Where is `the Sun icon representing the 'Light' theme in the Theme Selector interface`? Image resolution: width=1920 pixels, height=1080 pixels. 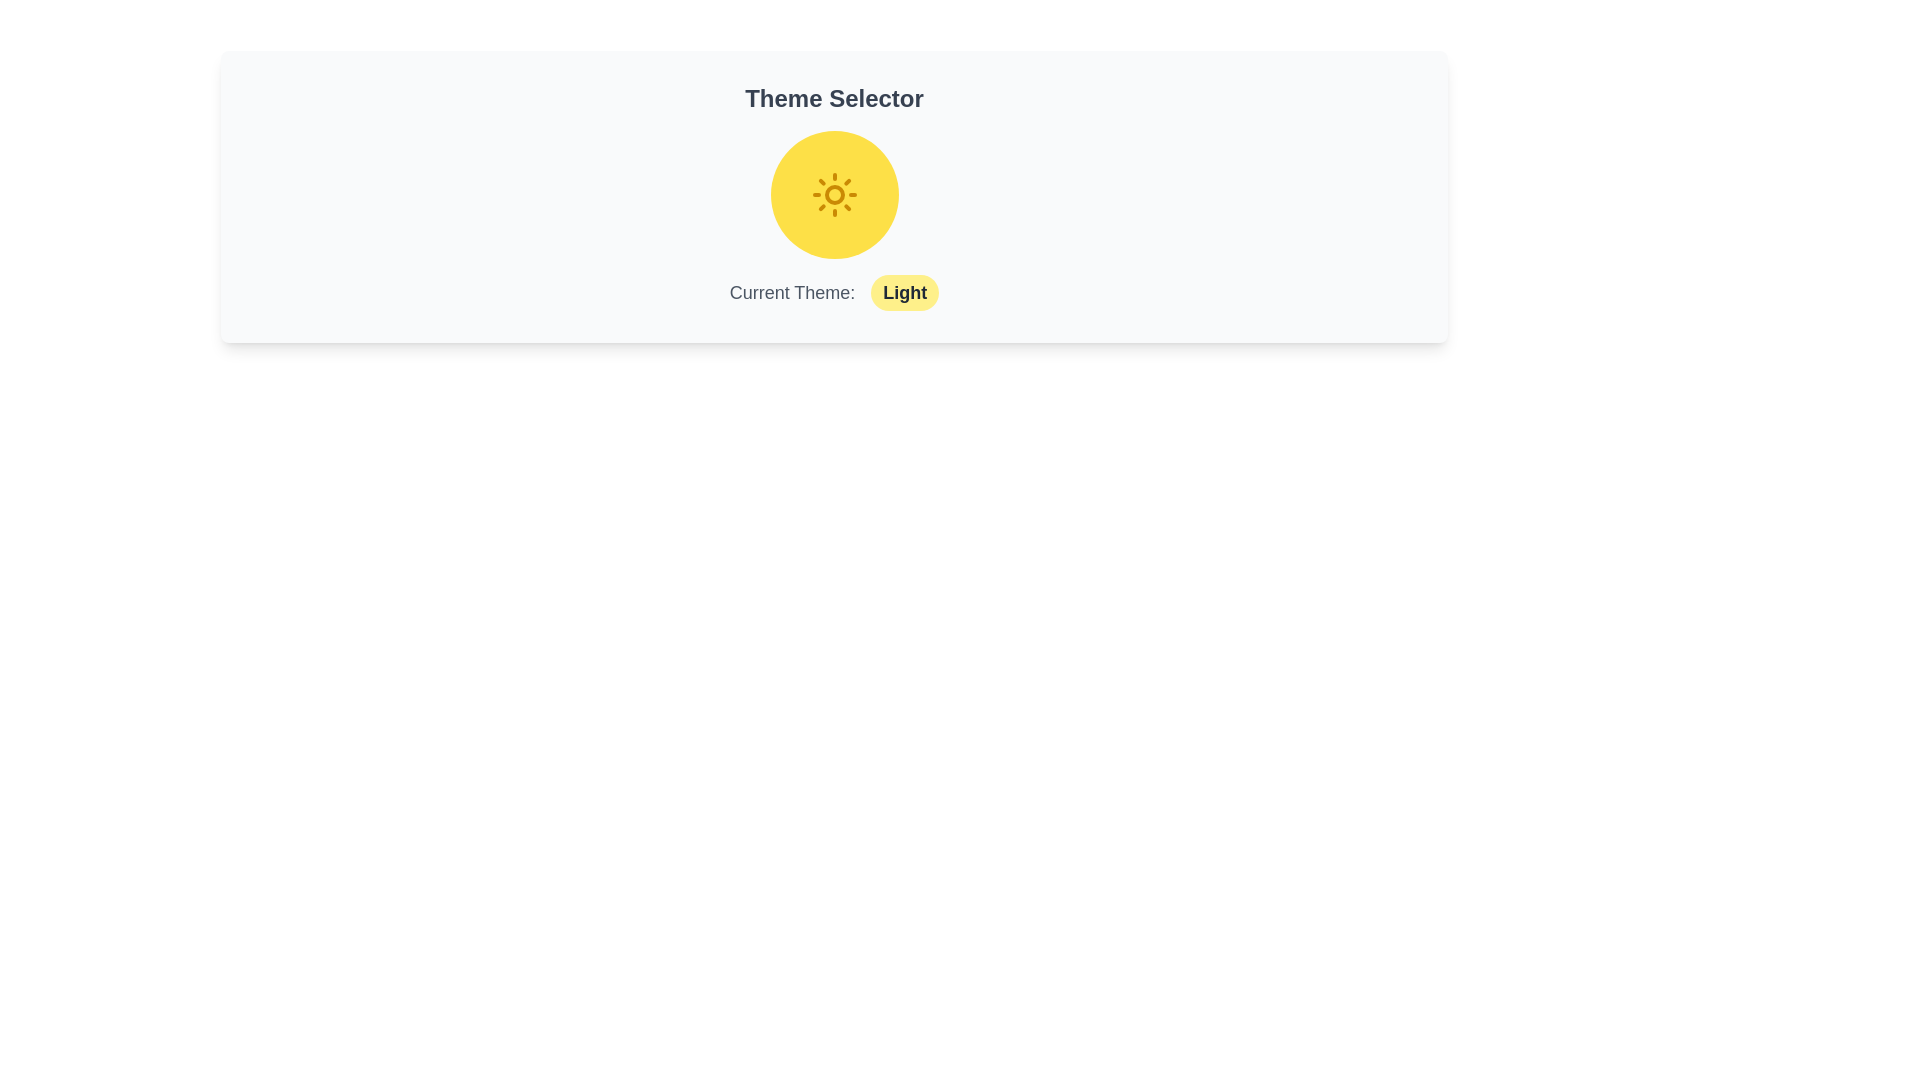 the Sun icon representing the 'Light' theme in the Theme Selector interface is located at coordinates (834, 195).